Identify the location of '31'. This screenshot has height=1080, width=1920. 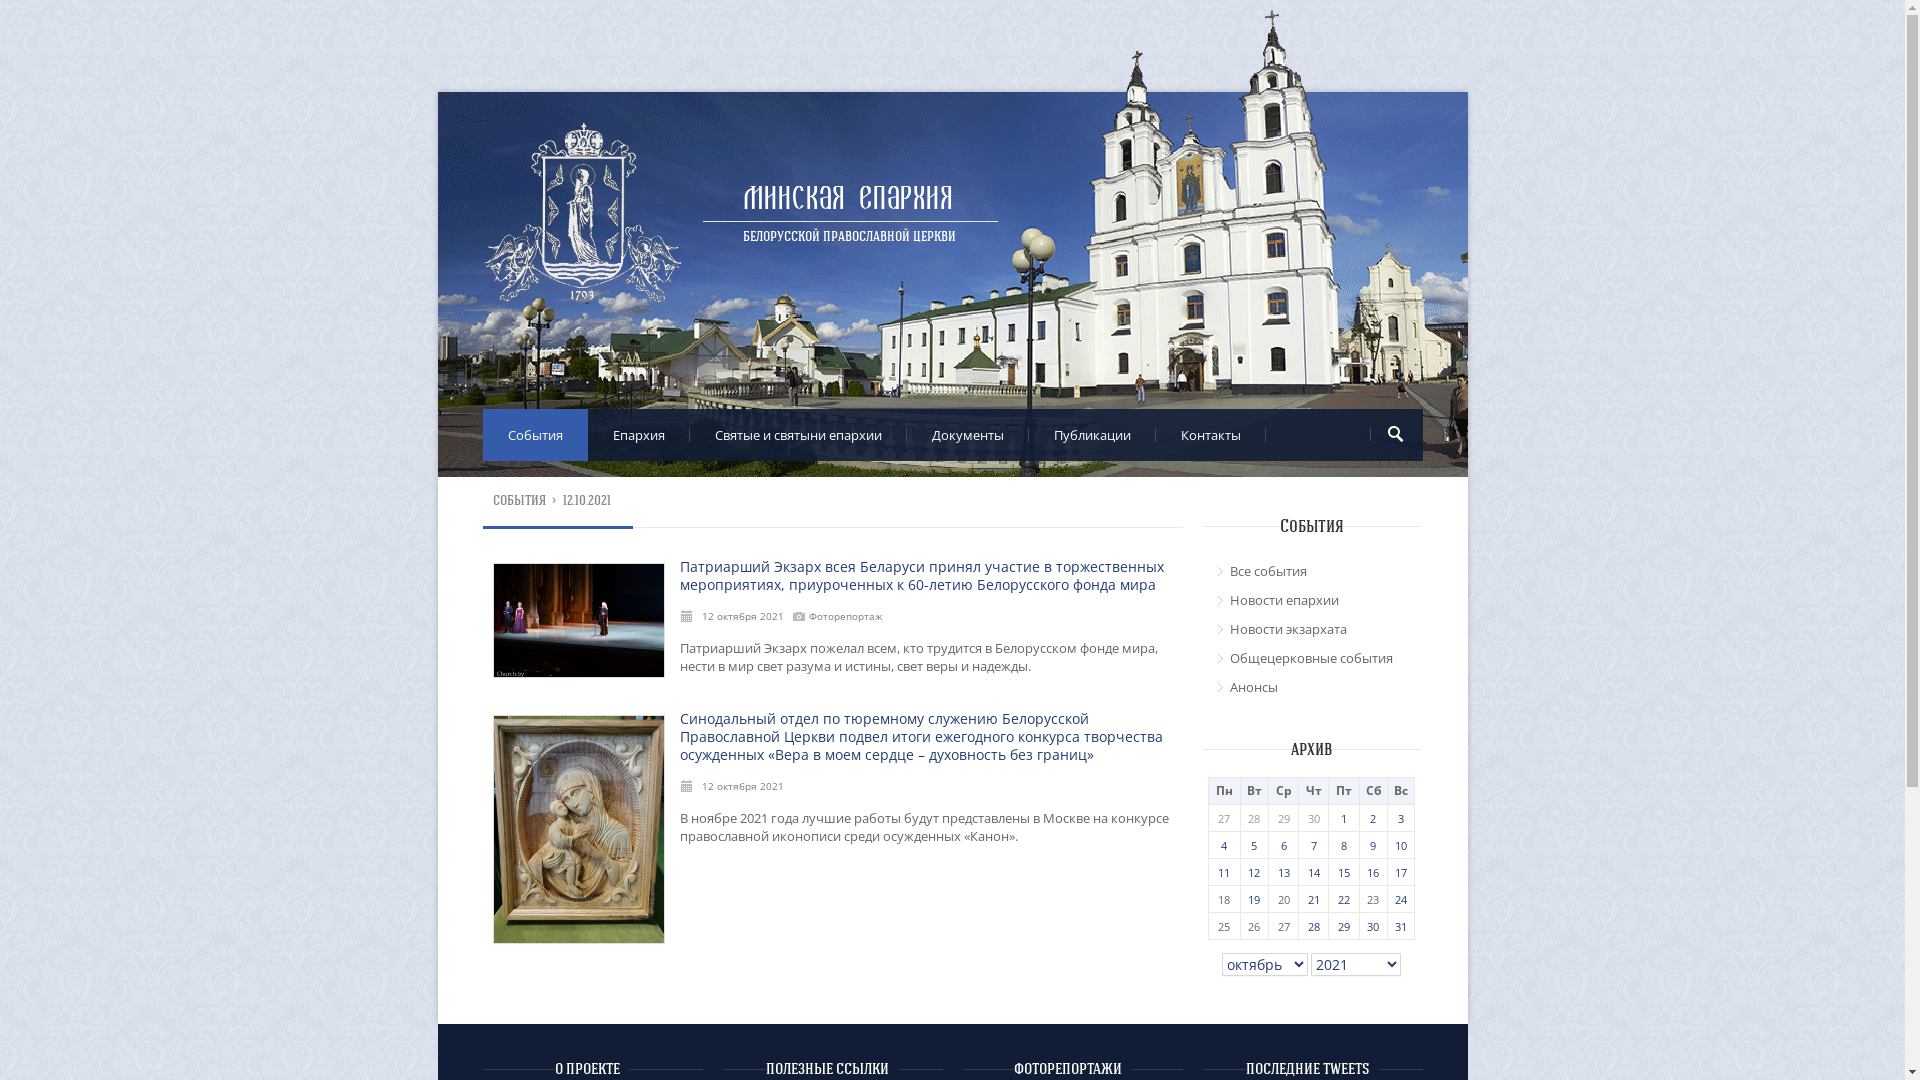
(1400, 925).